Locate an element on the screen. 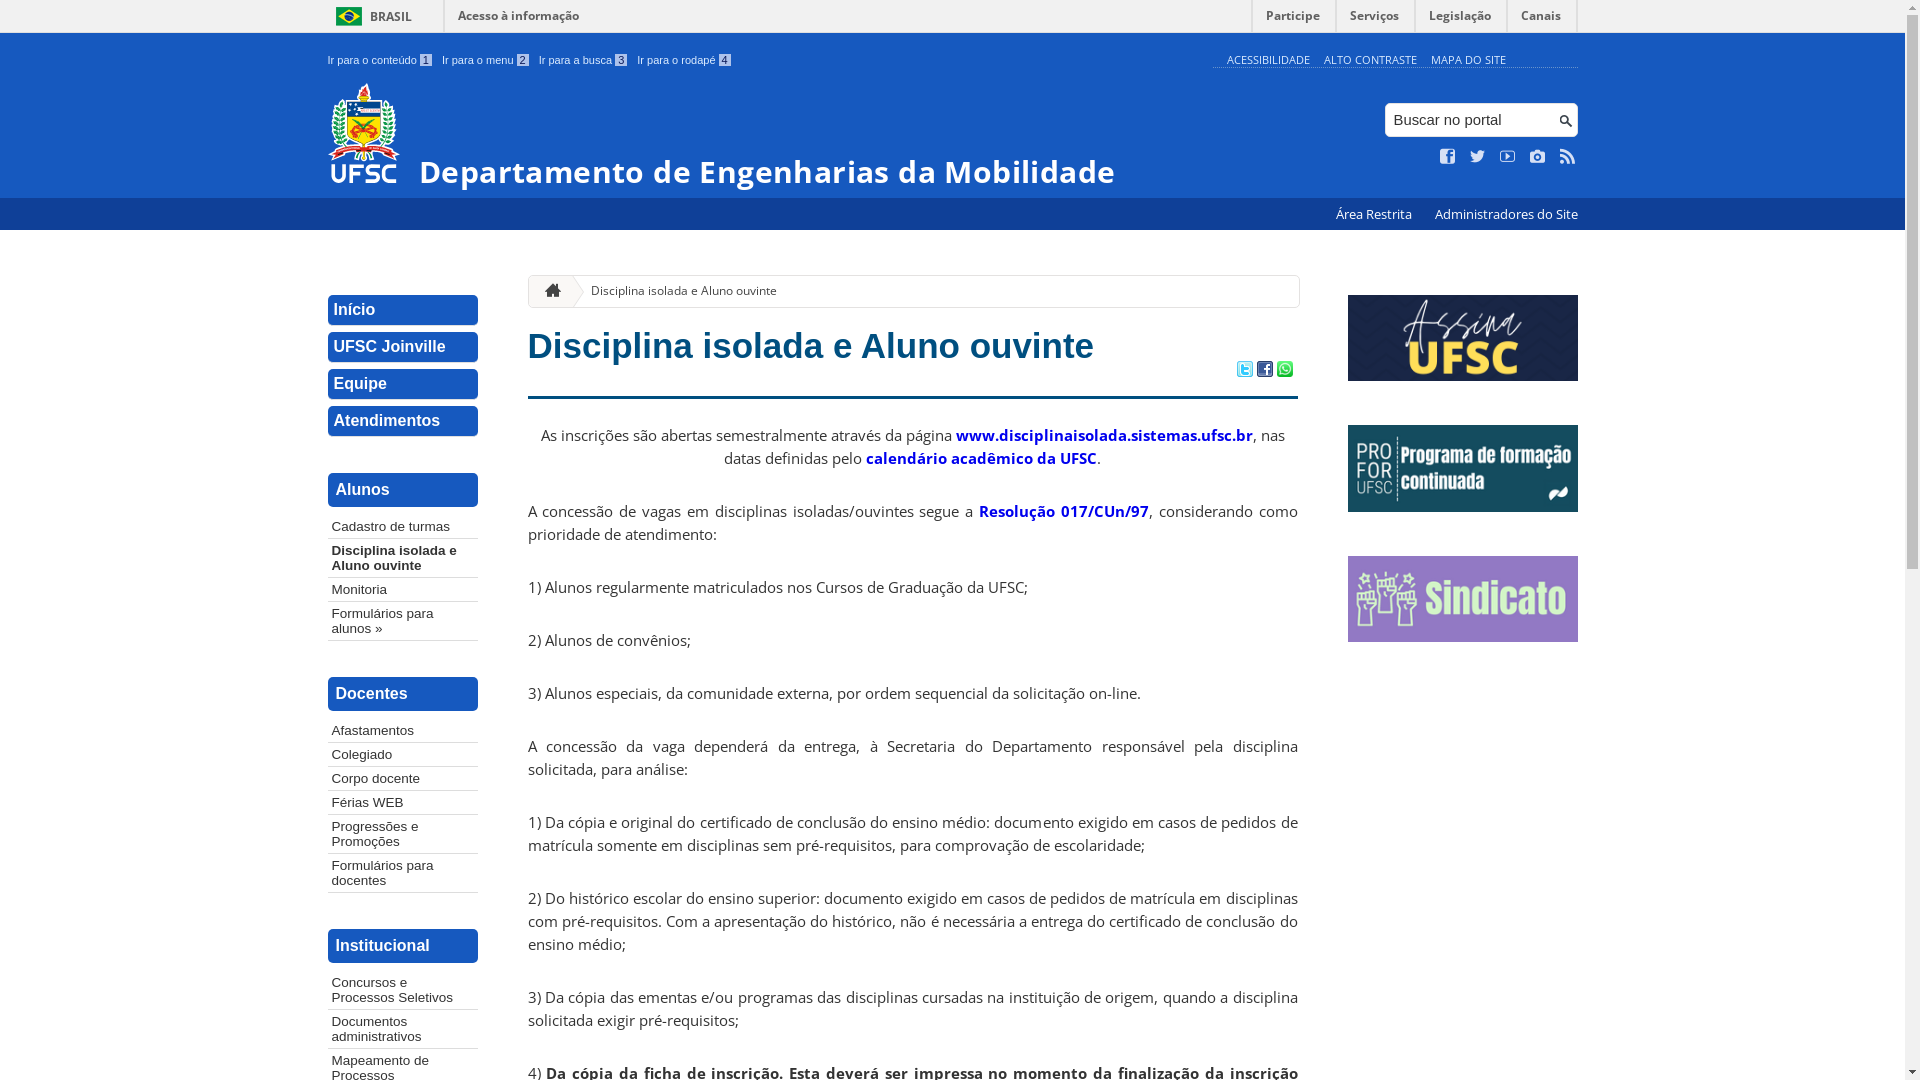 This screenshot has width=1920, height=1080. 'Administradores do Site' is located at coordinates (1505, 214).